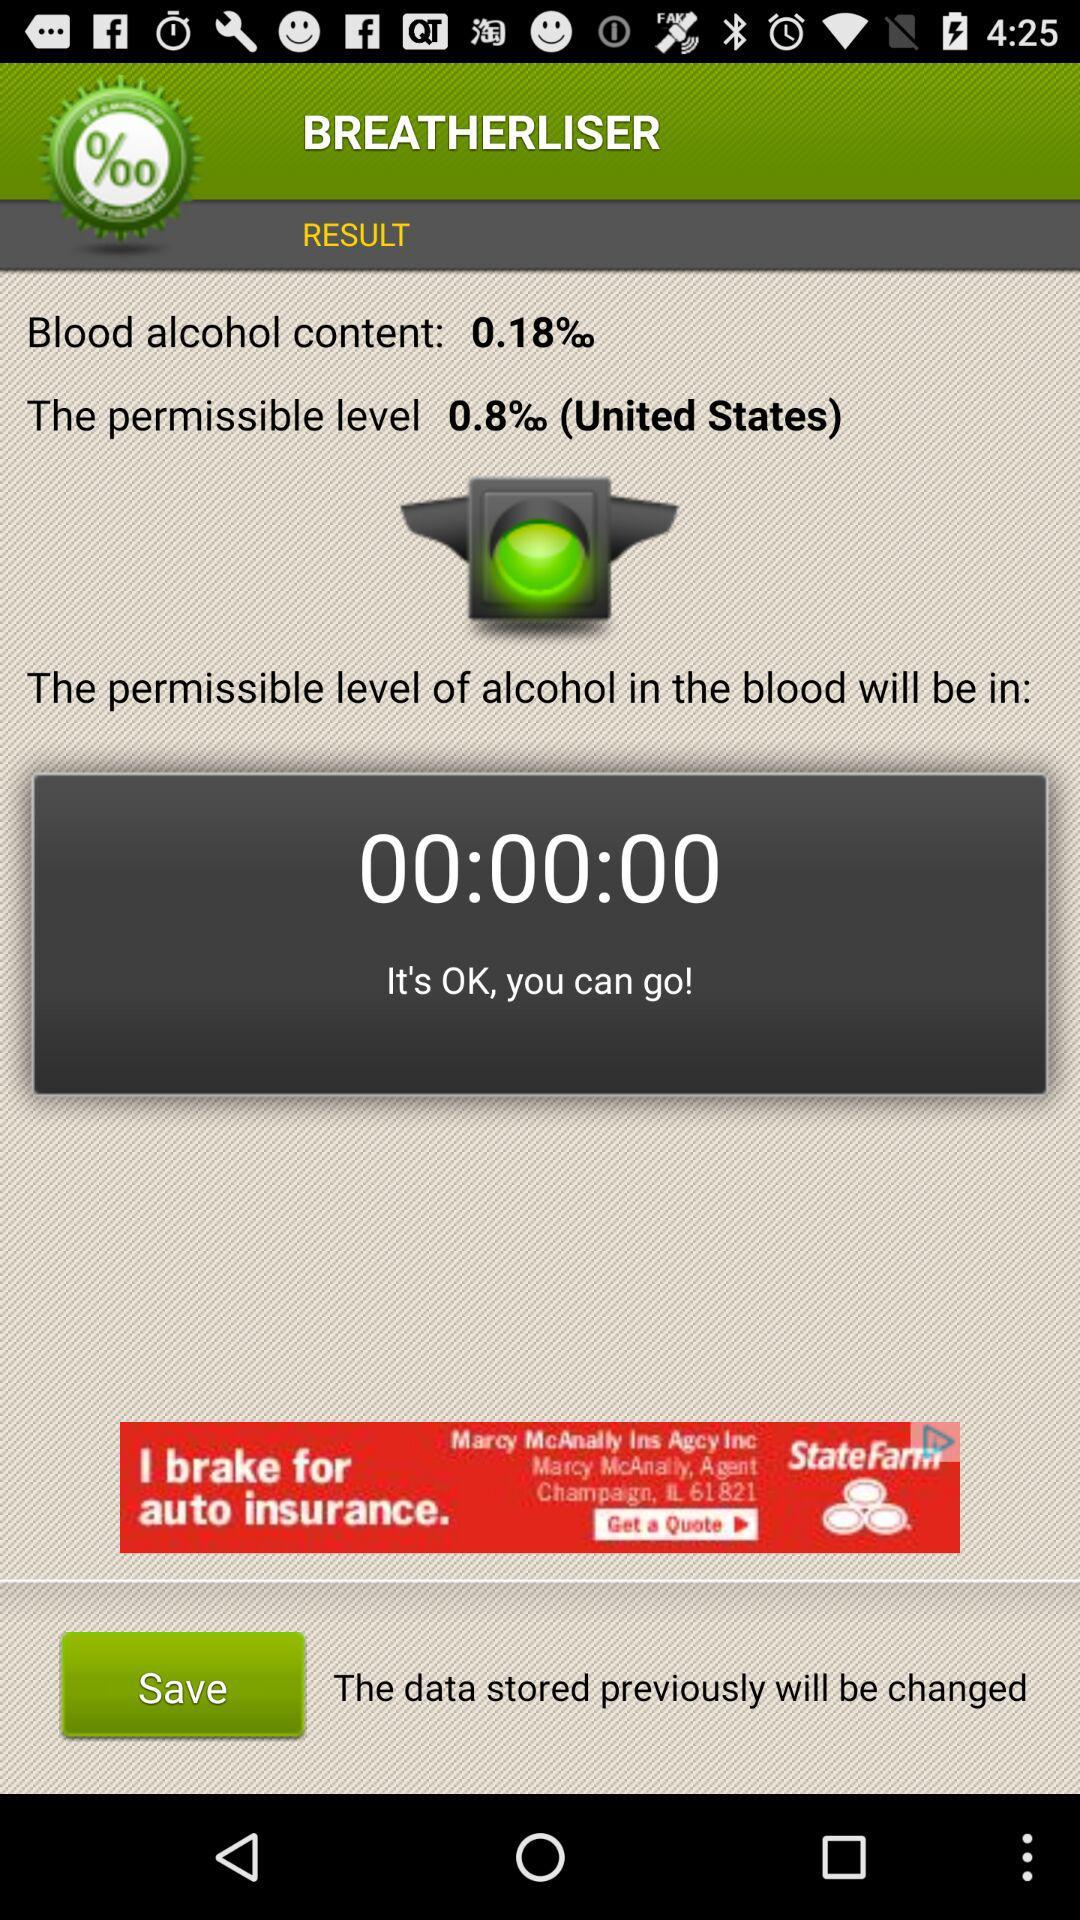  Describe the element at coordinates (182, 1685) in the screenshot. I see `item next to the the data stored icon` at that location.